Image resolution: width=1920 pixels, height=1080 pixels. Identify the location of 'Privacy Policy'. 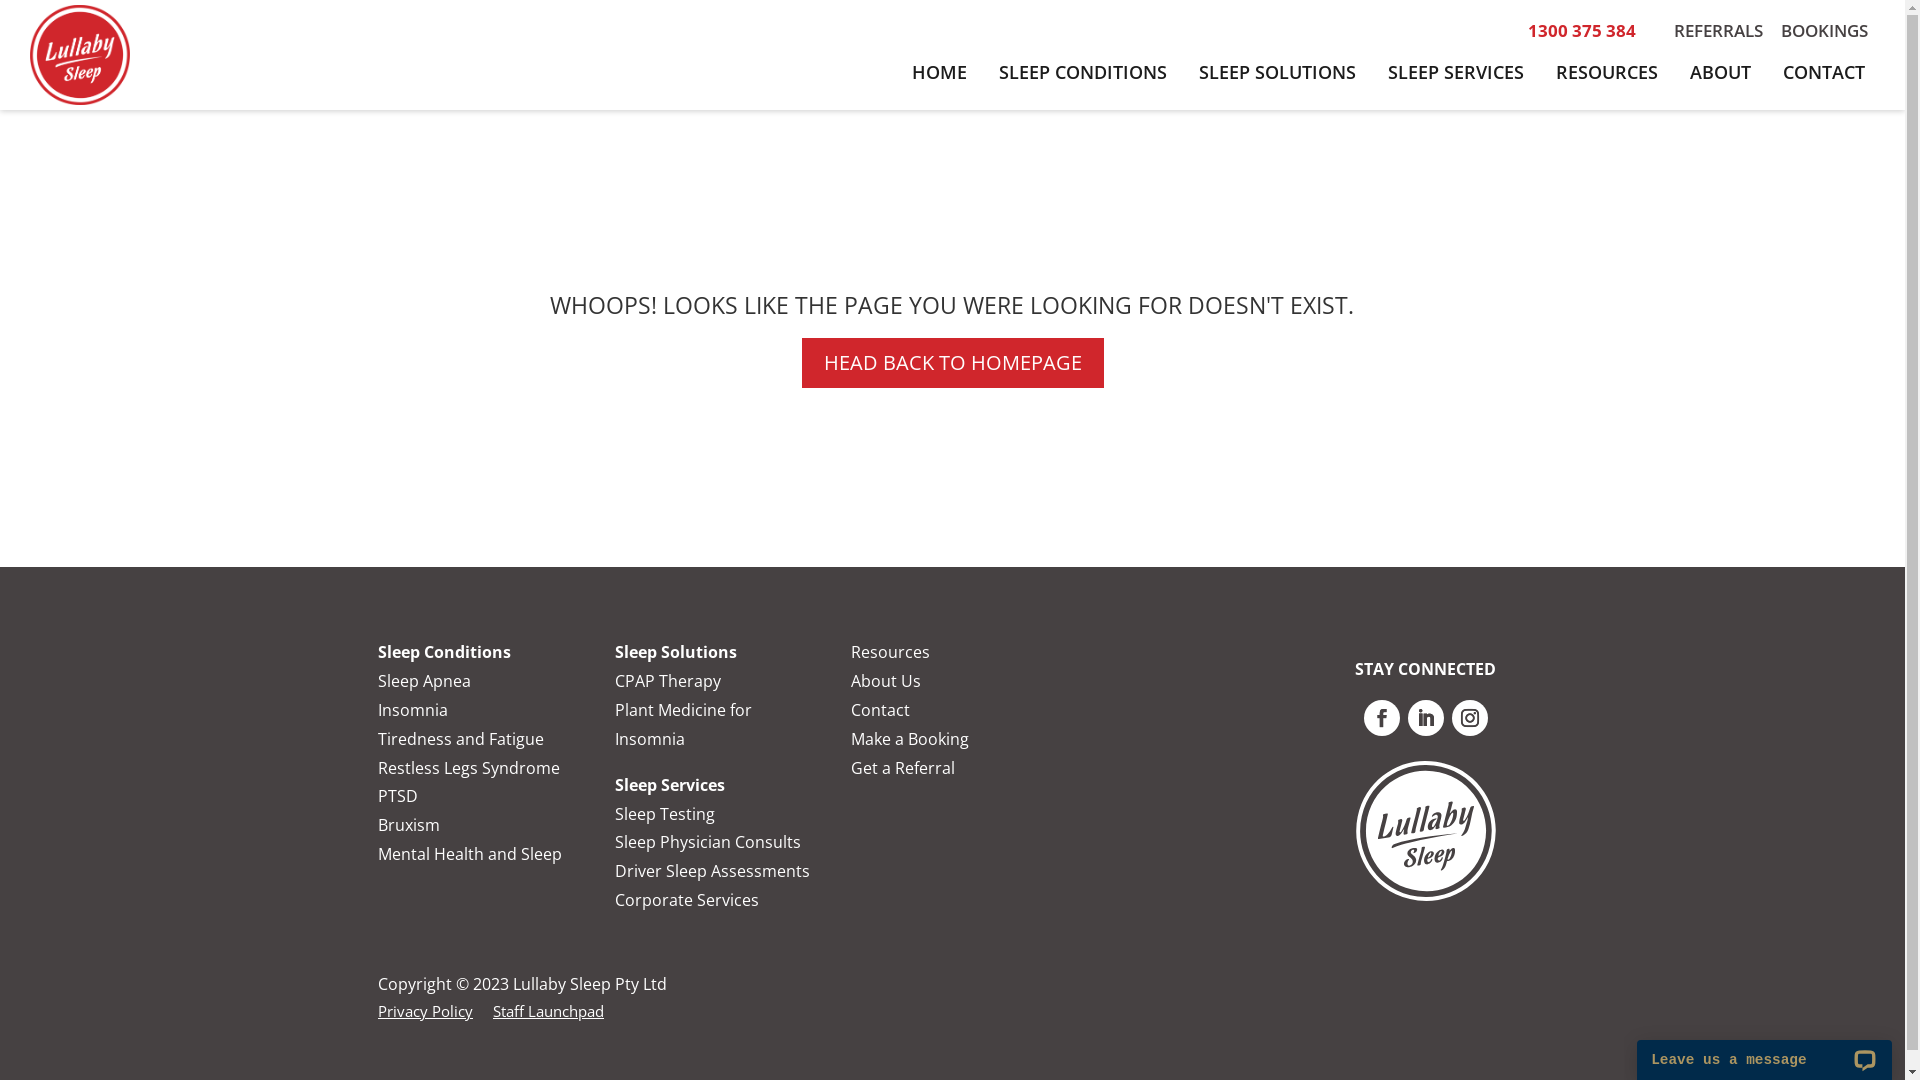
(378, 1010).